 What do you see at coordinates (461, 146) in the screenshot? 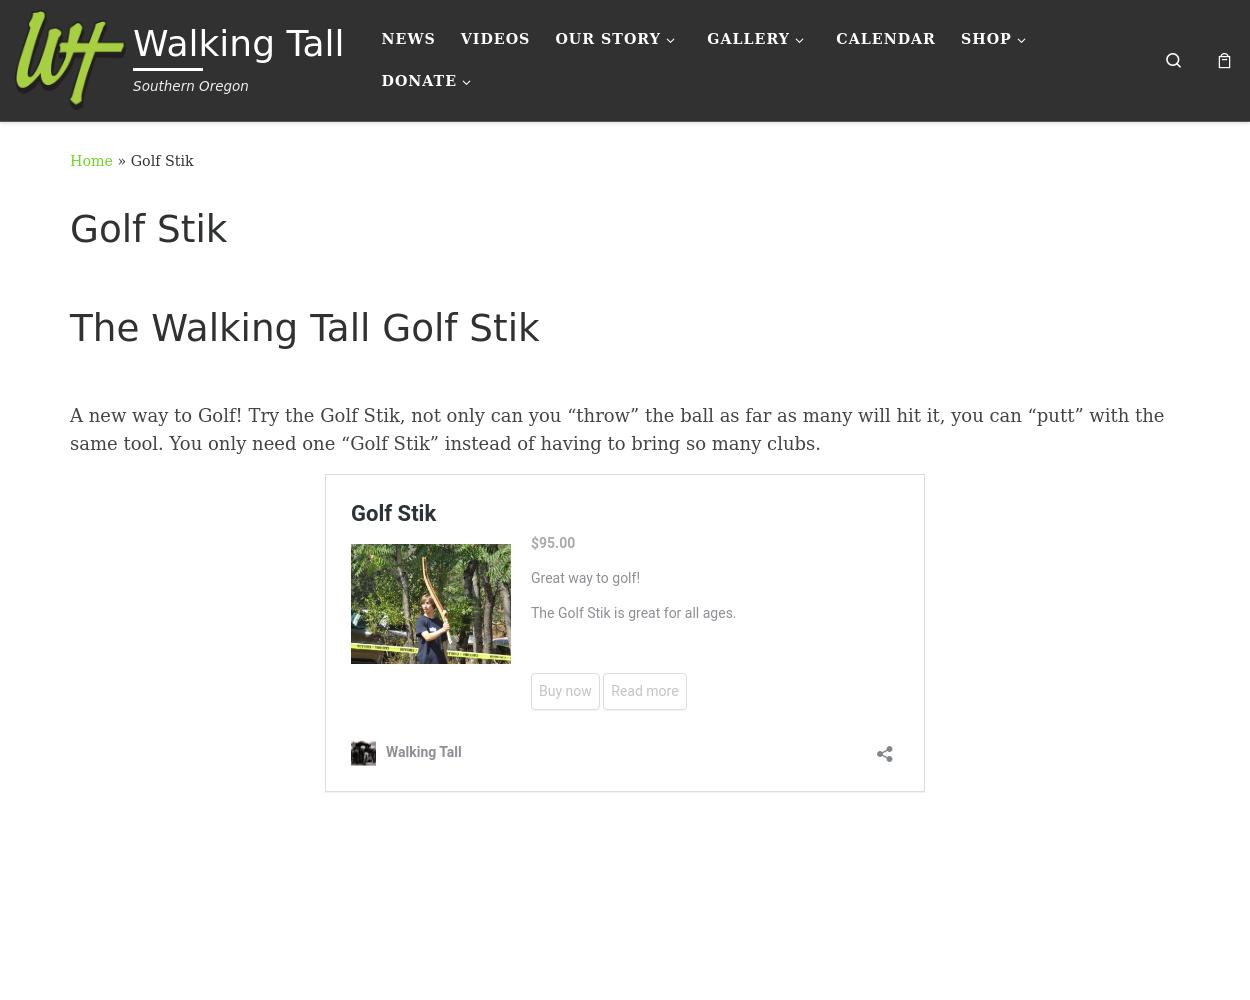
I see `'Fundraiser'` at bounding box center [461, 146].